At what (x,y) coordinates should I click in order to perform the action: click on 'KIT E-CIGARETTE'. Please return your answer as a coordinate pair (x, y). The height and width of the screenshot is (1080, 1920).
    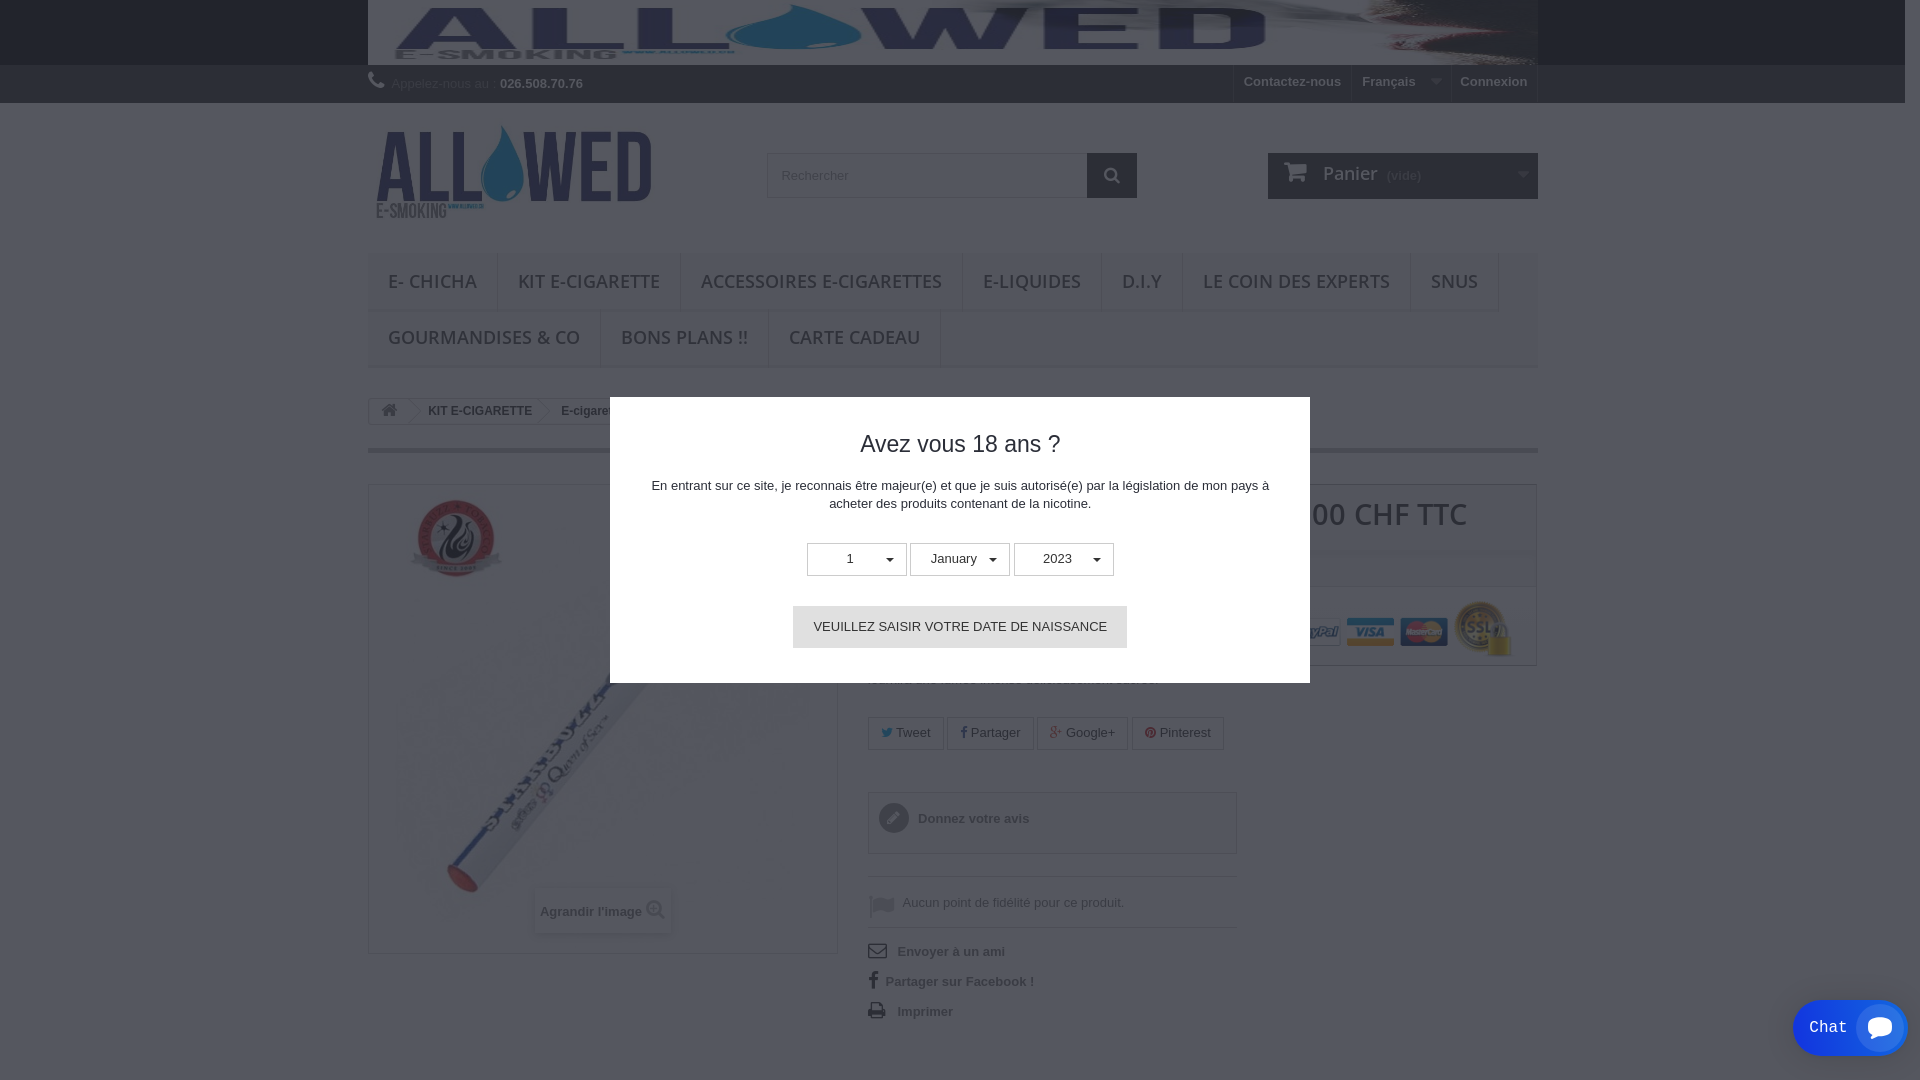
    Looking at the image, I should click on (475, 410).